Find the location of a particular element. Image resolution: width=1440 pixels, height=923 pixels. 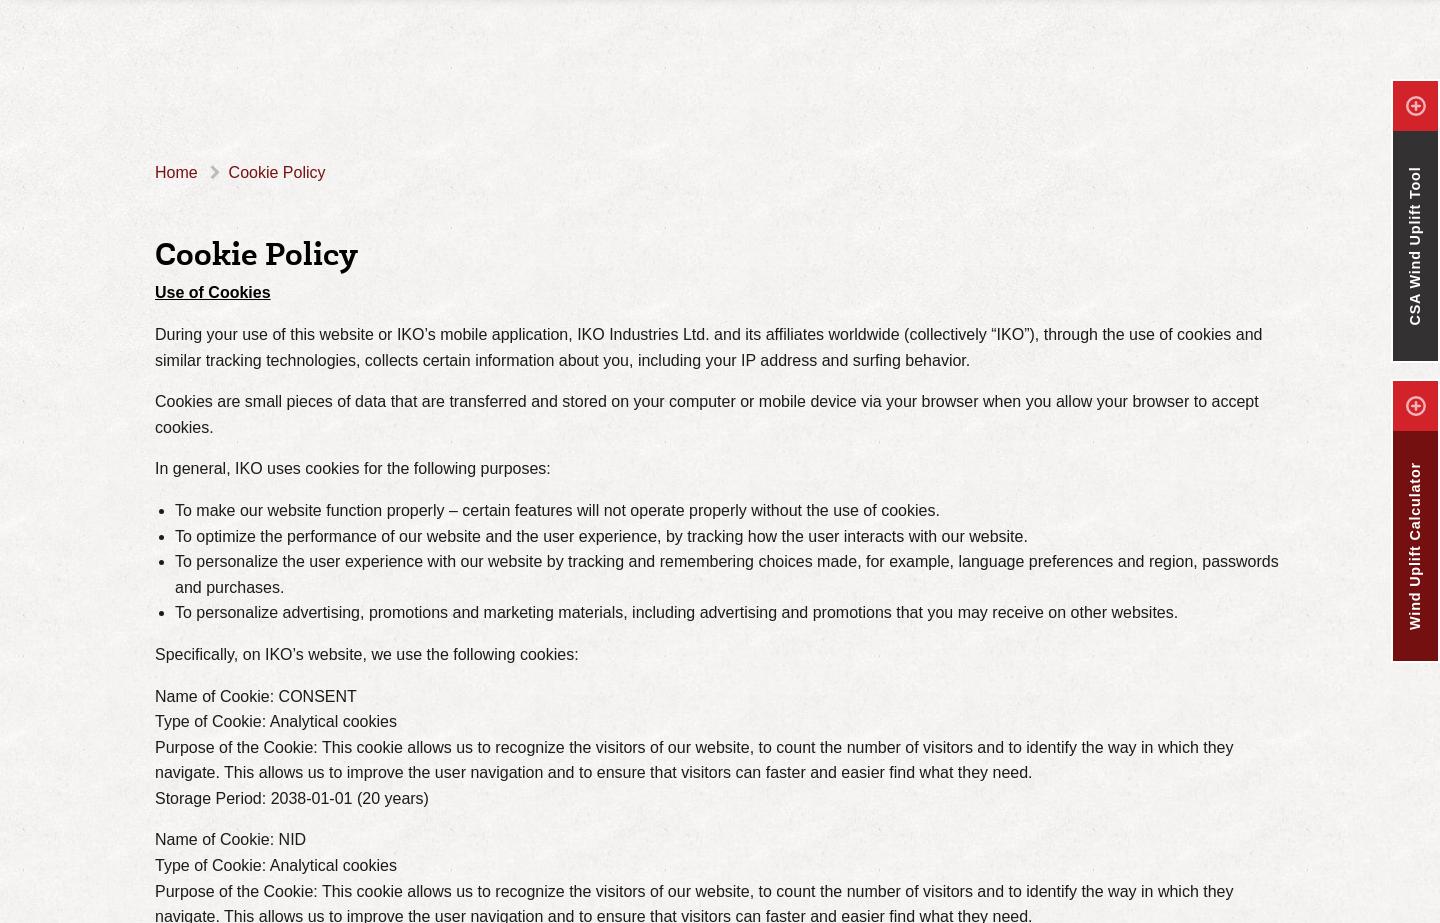

'AquaBarrier™ TG Torch Grade' is located at coordinates (329, 92).